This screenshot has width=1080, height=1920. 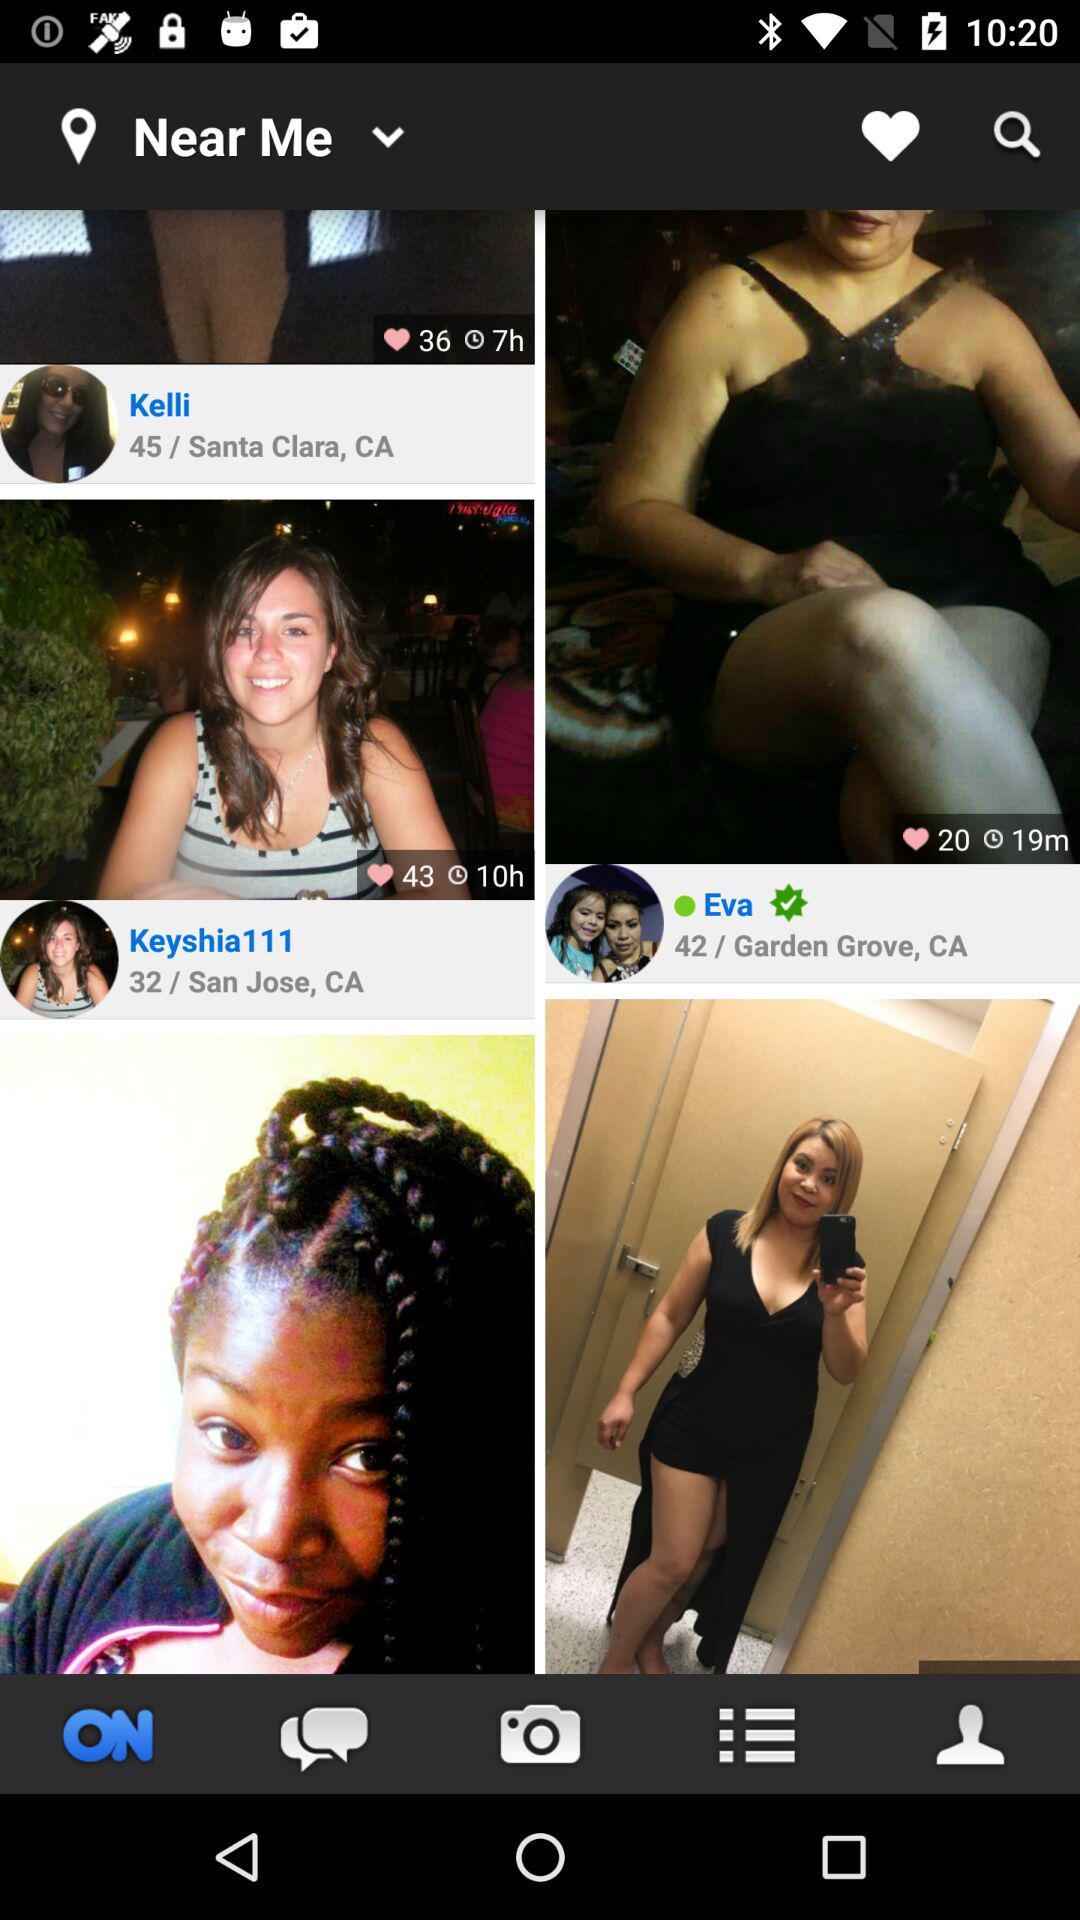 I want to click on open profile page, so click(x=266, y=699).